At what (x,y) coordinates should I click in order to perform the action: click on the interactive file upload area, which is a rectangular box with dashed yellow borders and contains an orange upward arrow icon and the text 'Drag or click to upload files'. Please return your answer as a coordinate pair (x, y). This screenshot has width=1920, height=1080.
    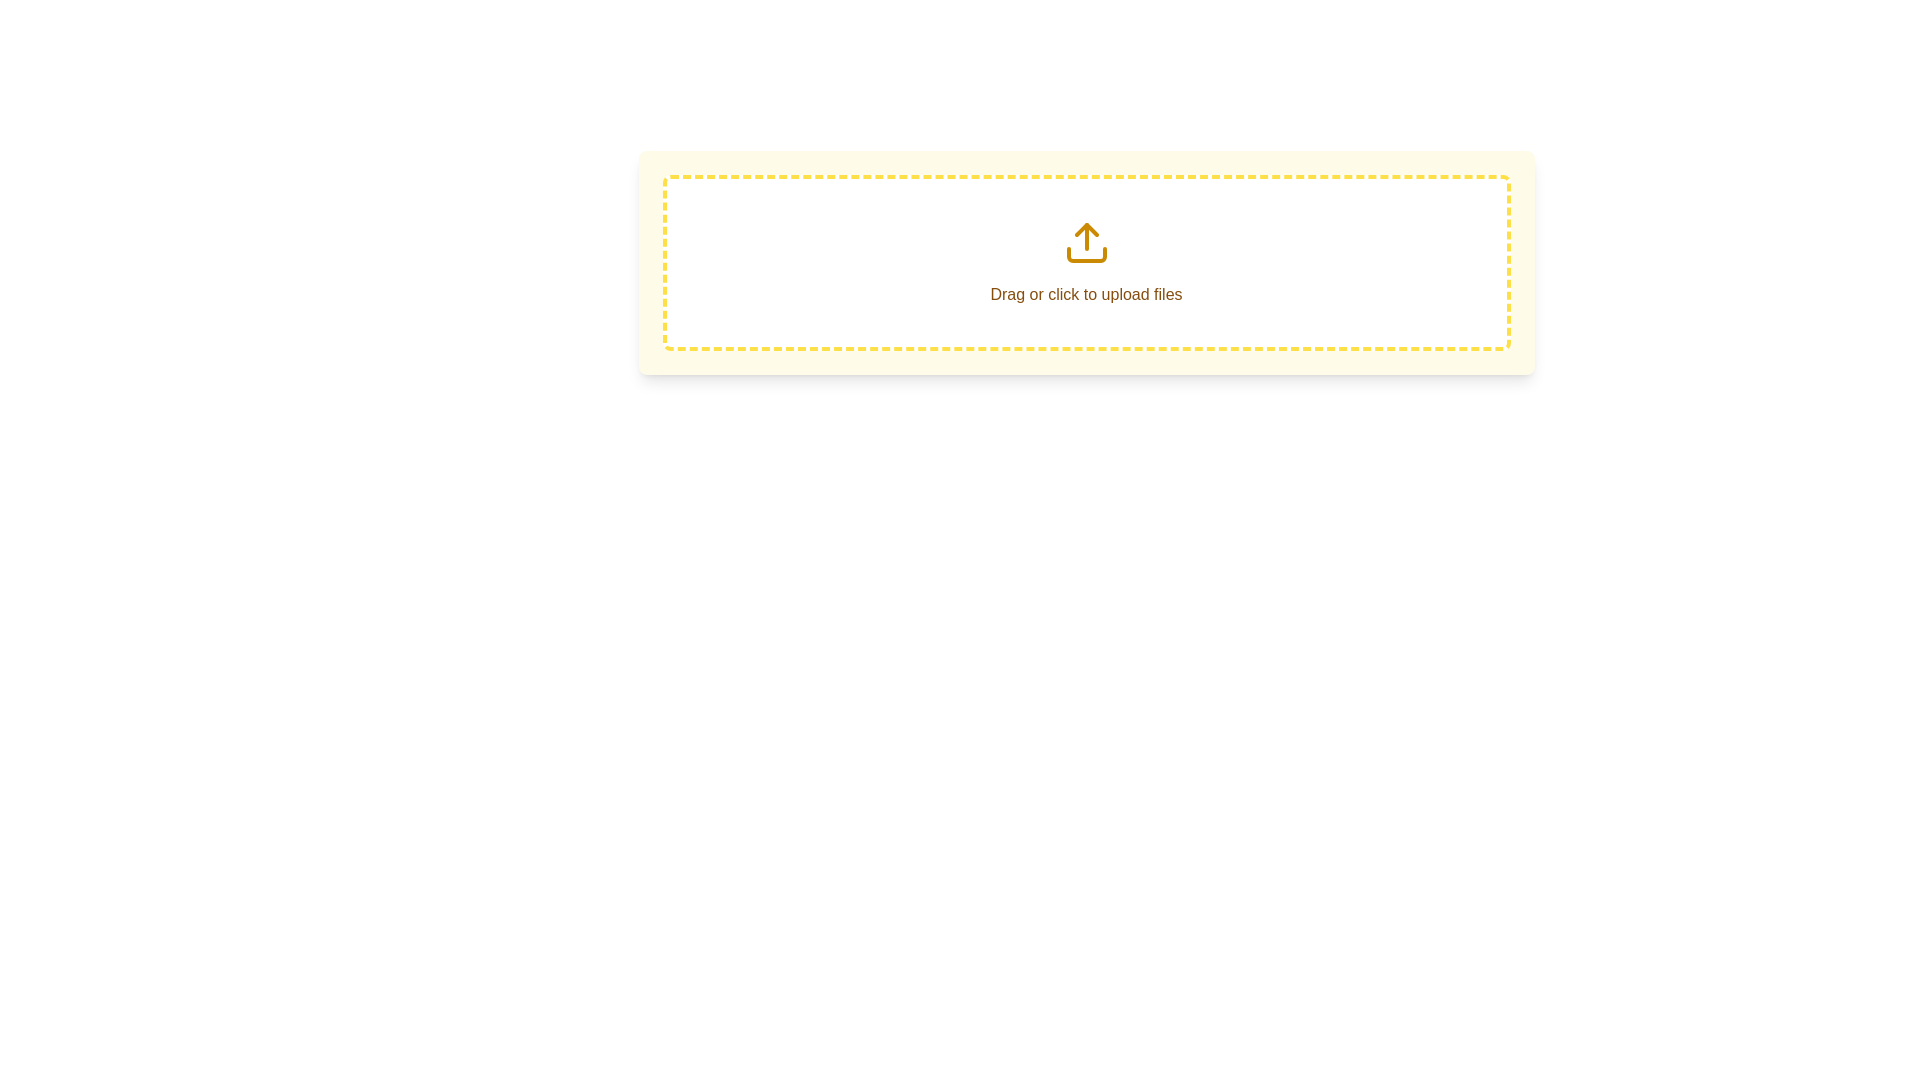
    Looking at the image, I should click on (1085, 261).